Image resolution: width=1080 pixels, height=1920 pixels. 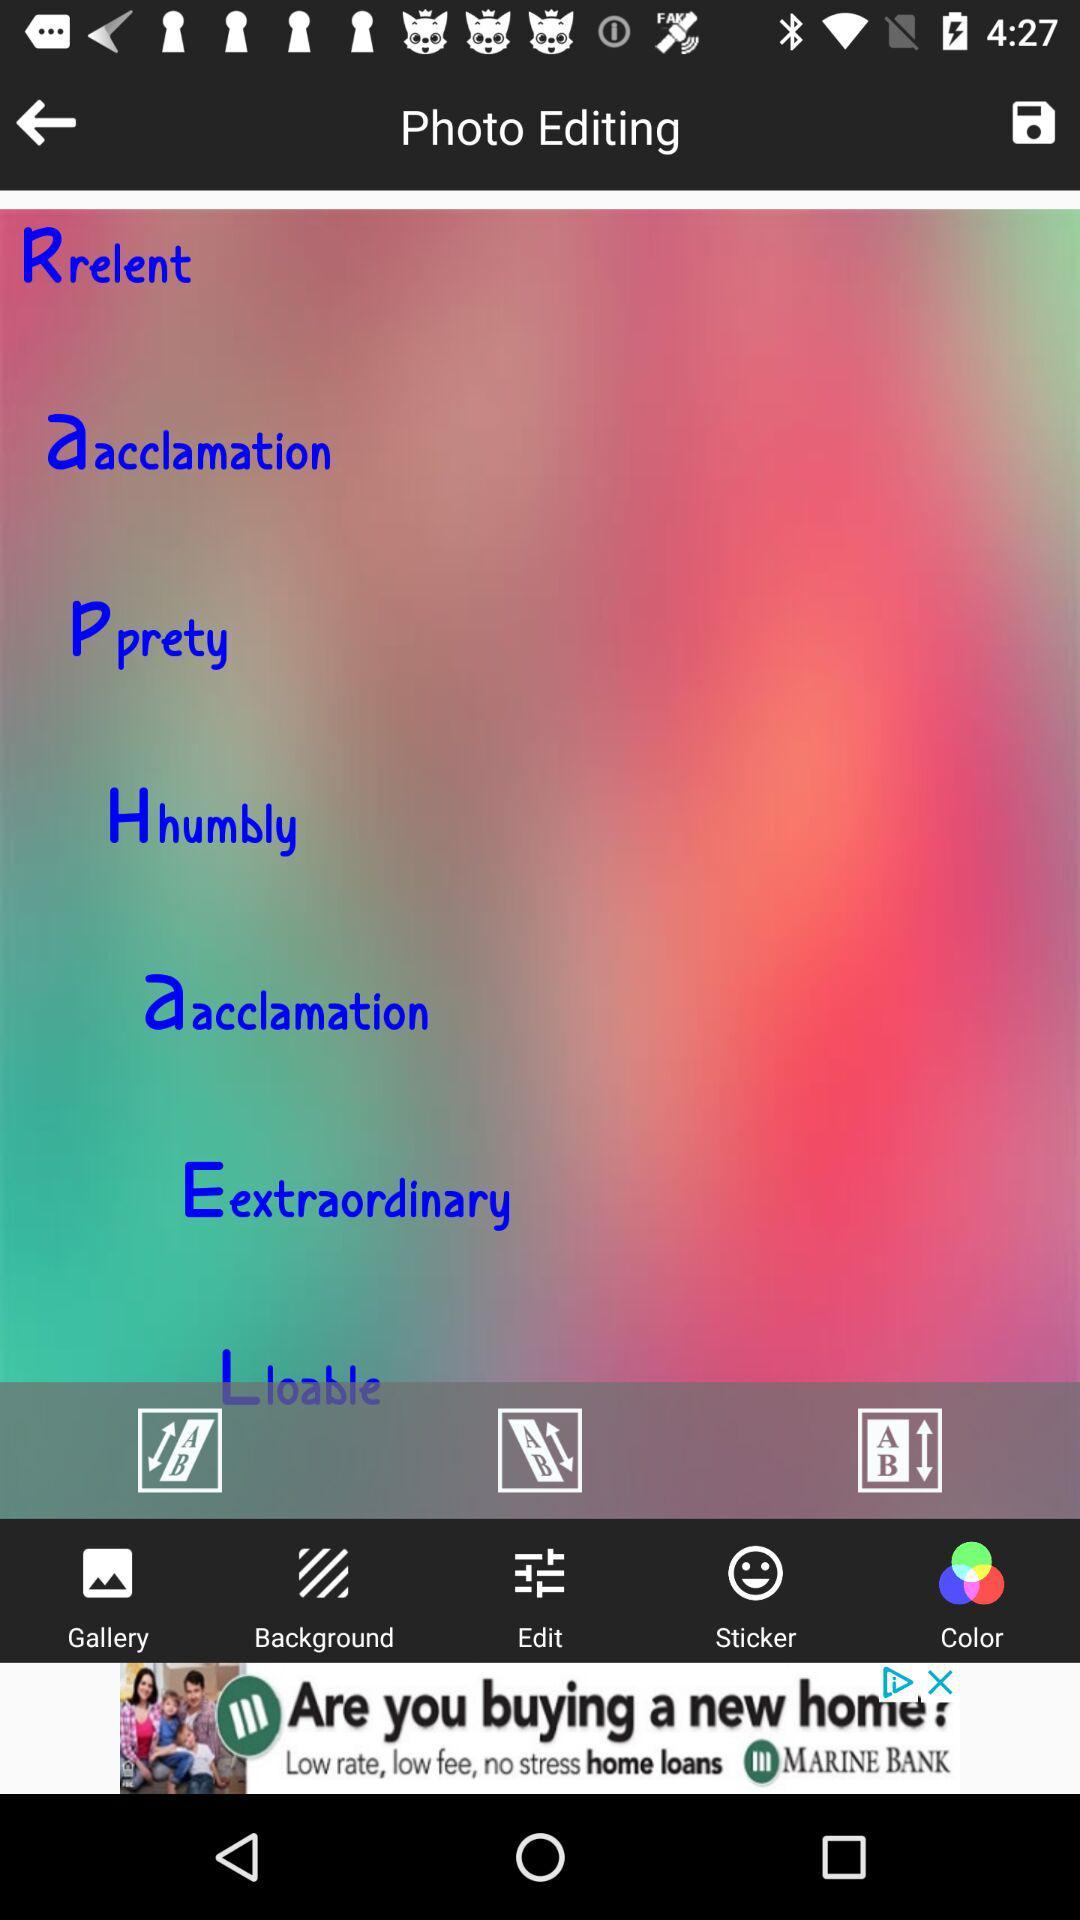 What do you see at coordinates (755, 1572) in the screenshot?
I see `pick sticker` at bounding box center [755, 1572].